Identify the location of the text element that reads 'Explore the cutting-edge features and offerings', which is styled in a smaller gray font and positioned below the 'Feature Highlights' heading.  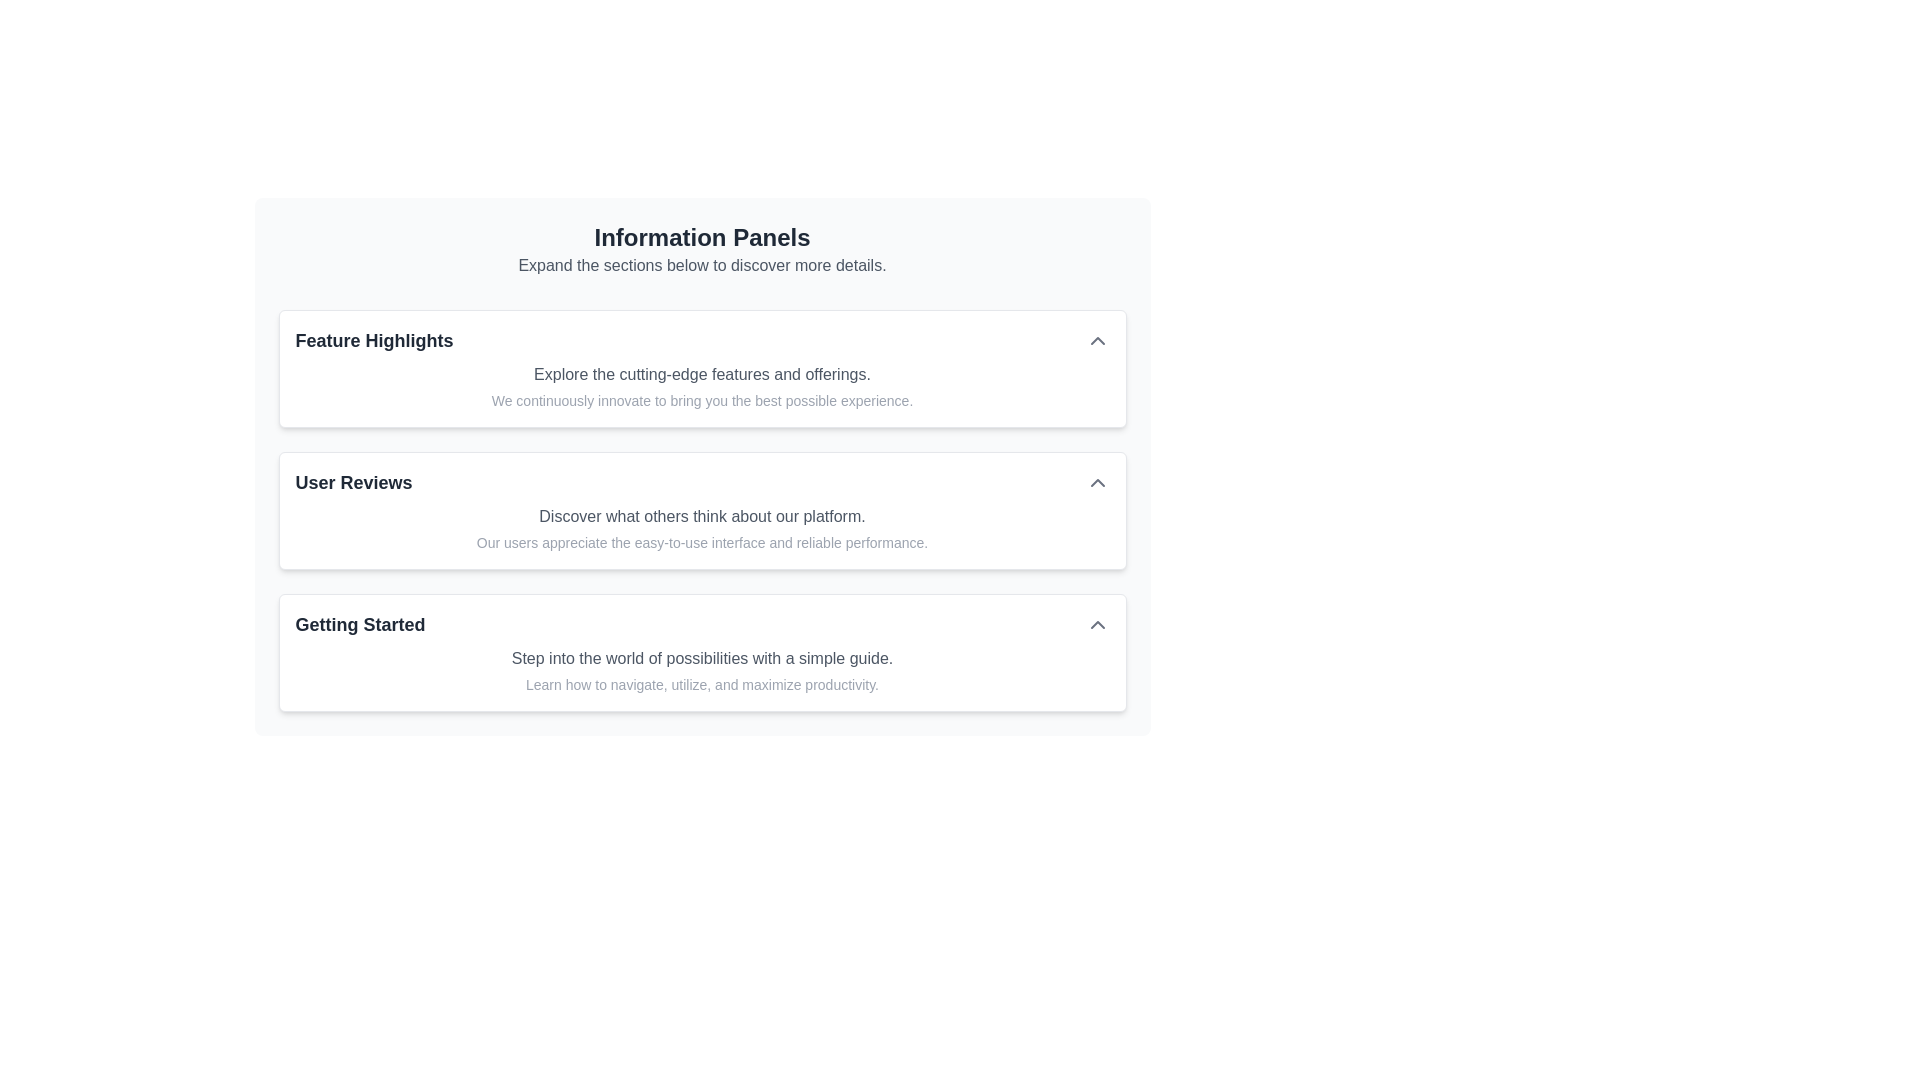
(702, 374).